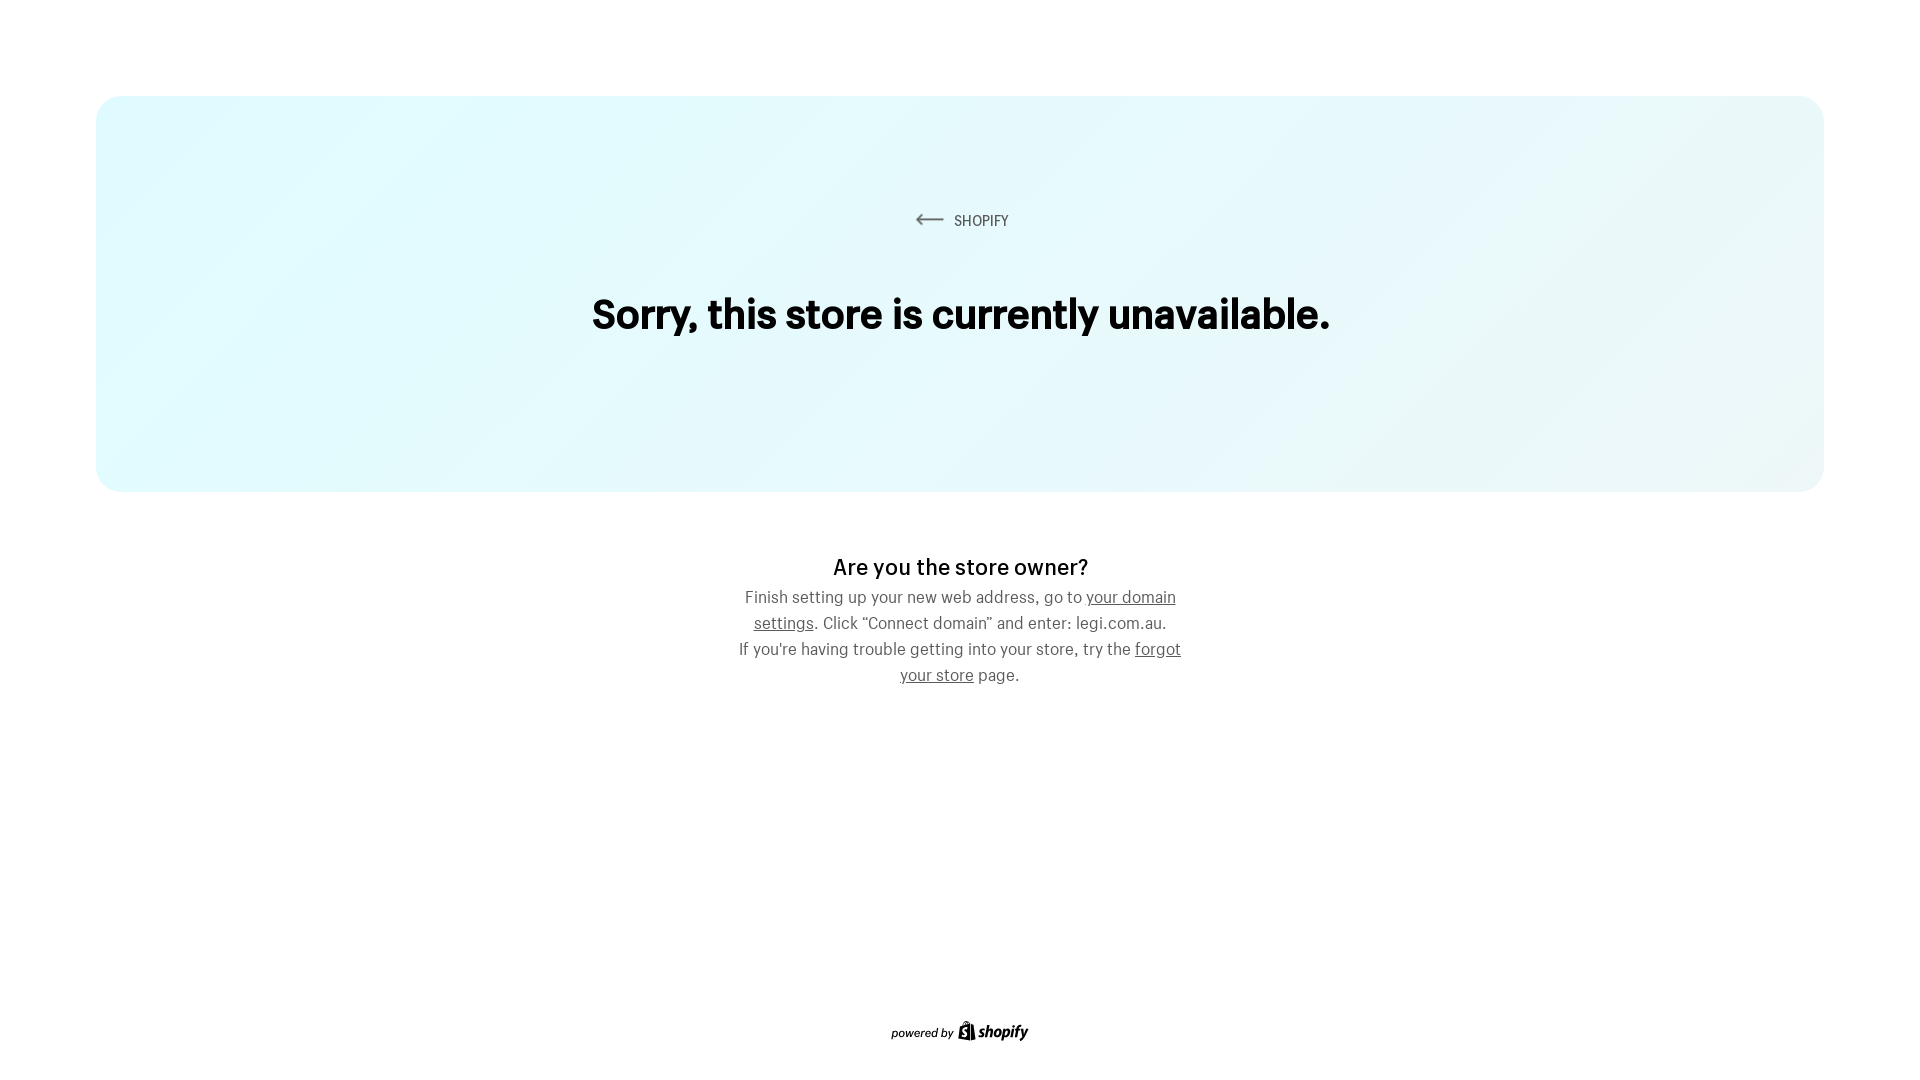 The height and width of the screenshot is (1080, 1920). Describe the element at coordinates (910, 220) in the screenshot. I see `'SHOPIFY'` at that location.